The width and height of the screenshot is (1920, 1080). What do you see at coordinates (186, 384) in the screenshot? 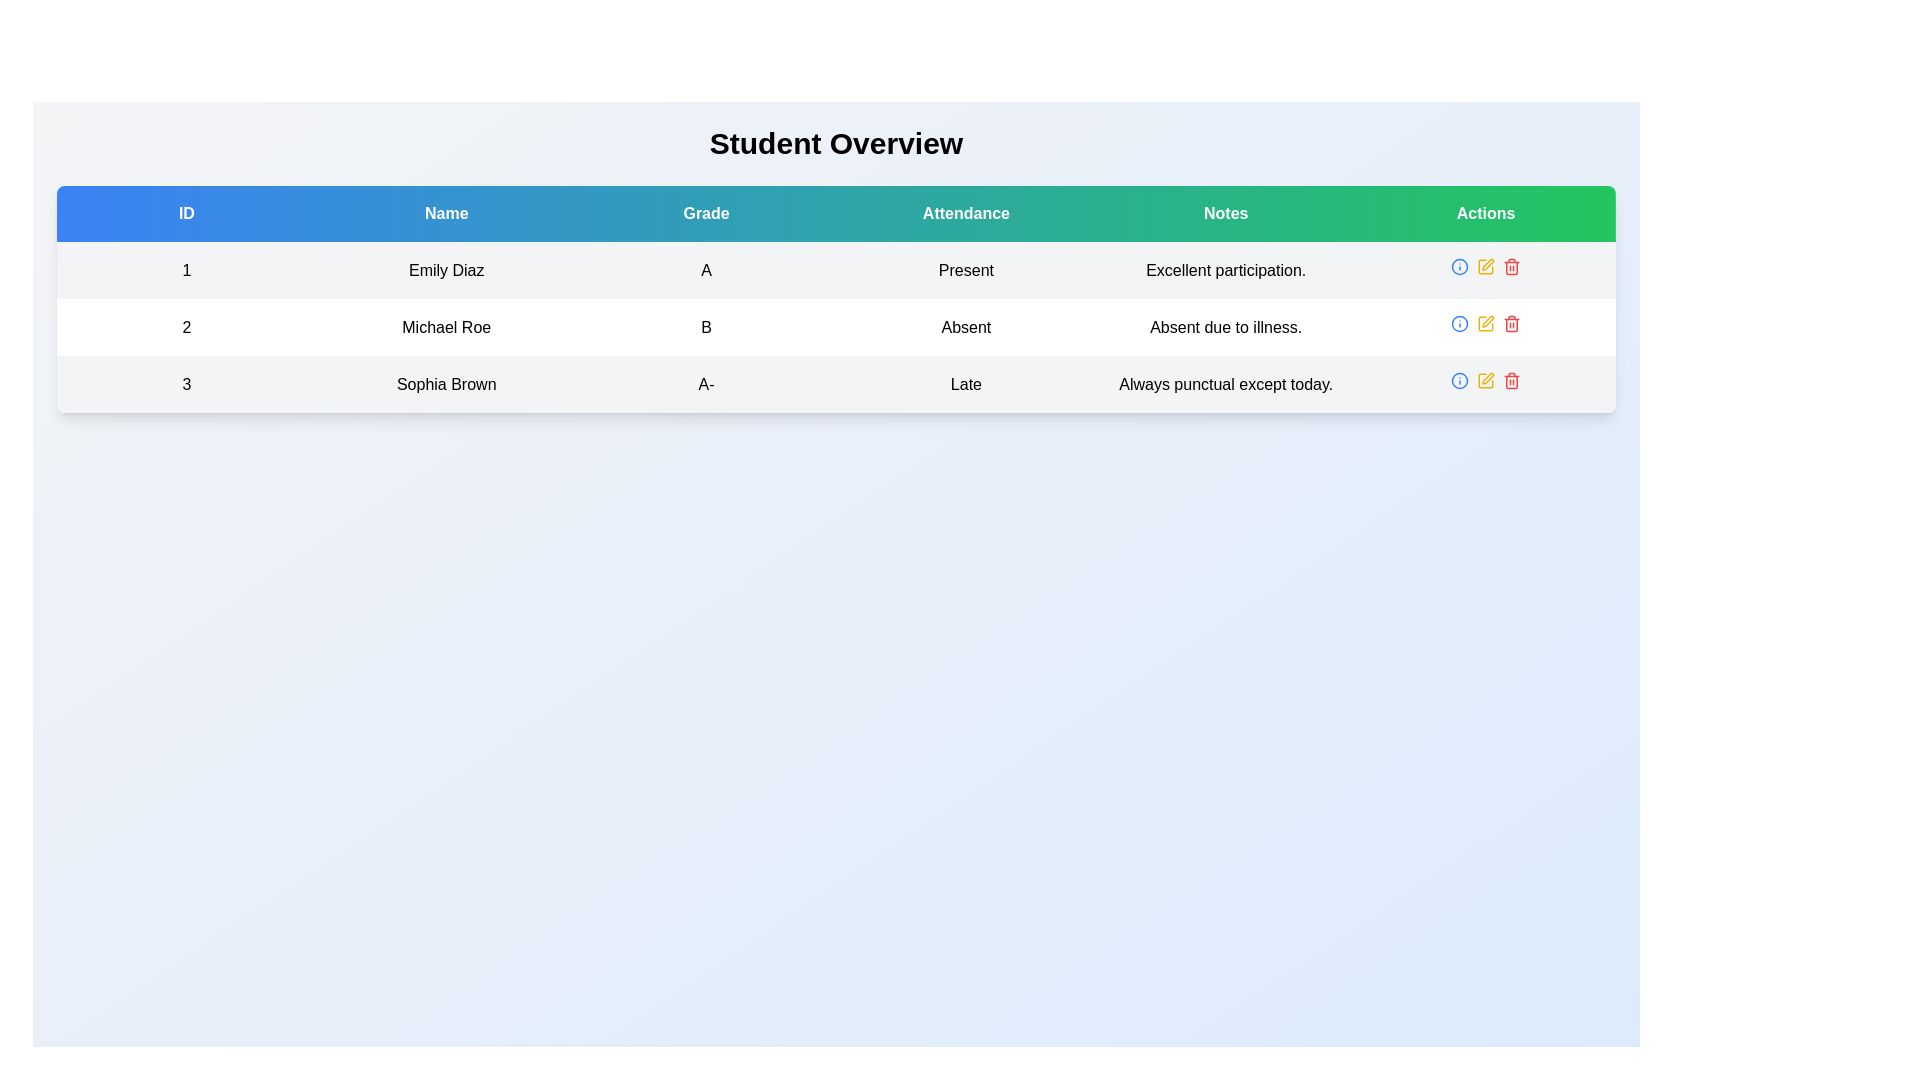
I see `the Text label` at bounding box center [186, 384].